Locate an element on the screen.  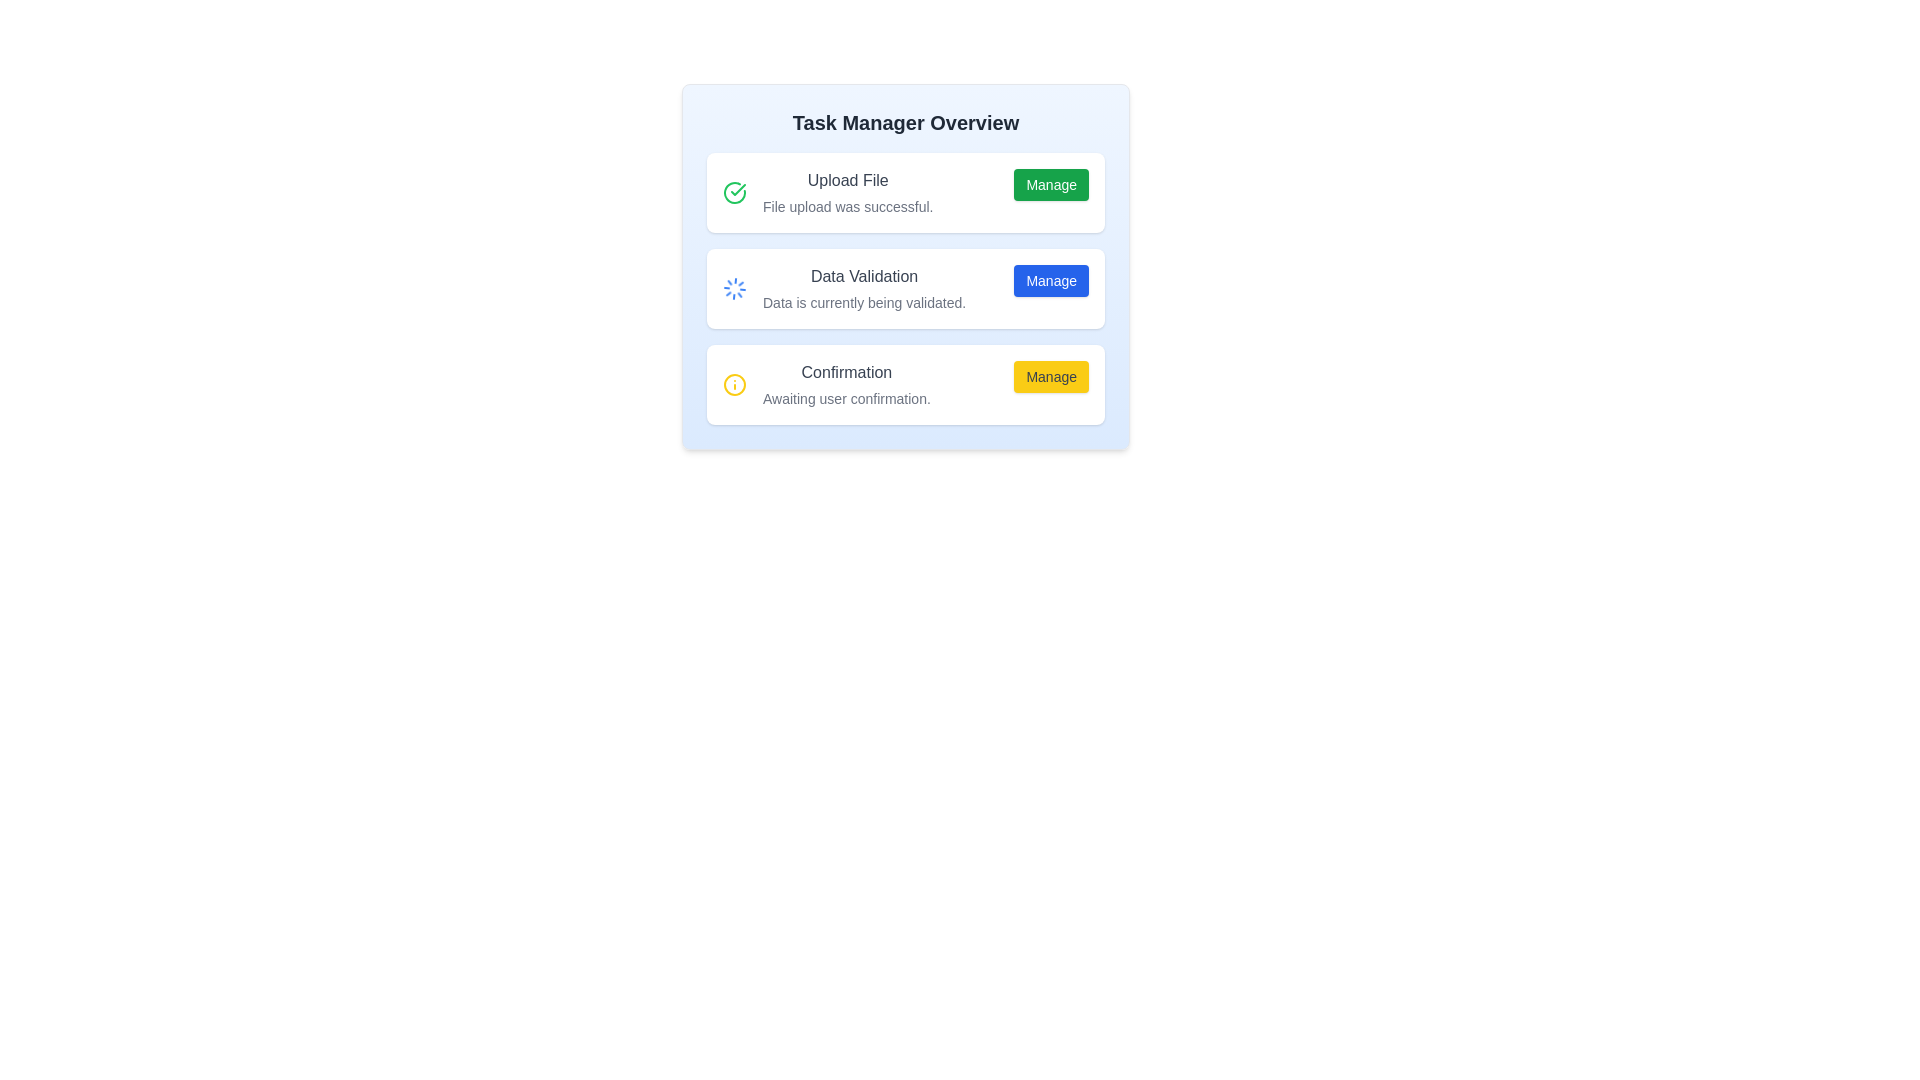
the green check mark icon inside the circular icon located in the top-left section of the 'Upload File' task box is located at coordinates (737, 189).